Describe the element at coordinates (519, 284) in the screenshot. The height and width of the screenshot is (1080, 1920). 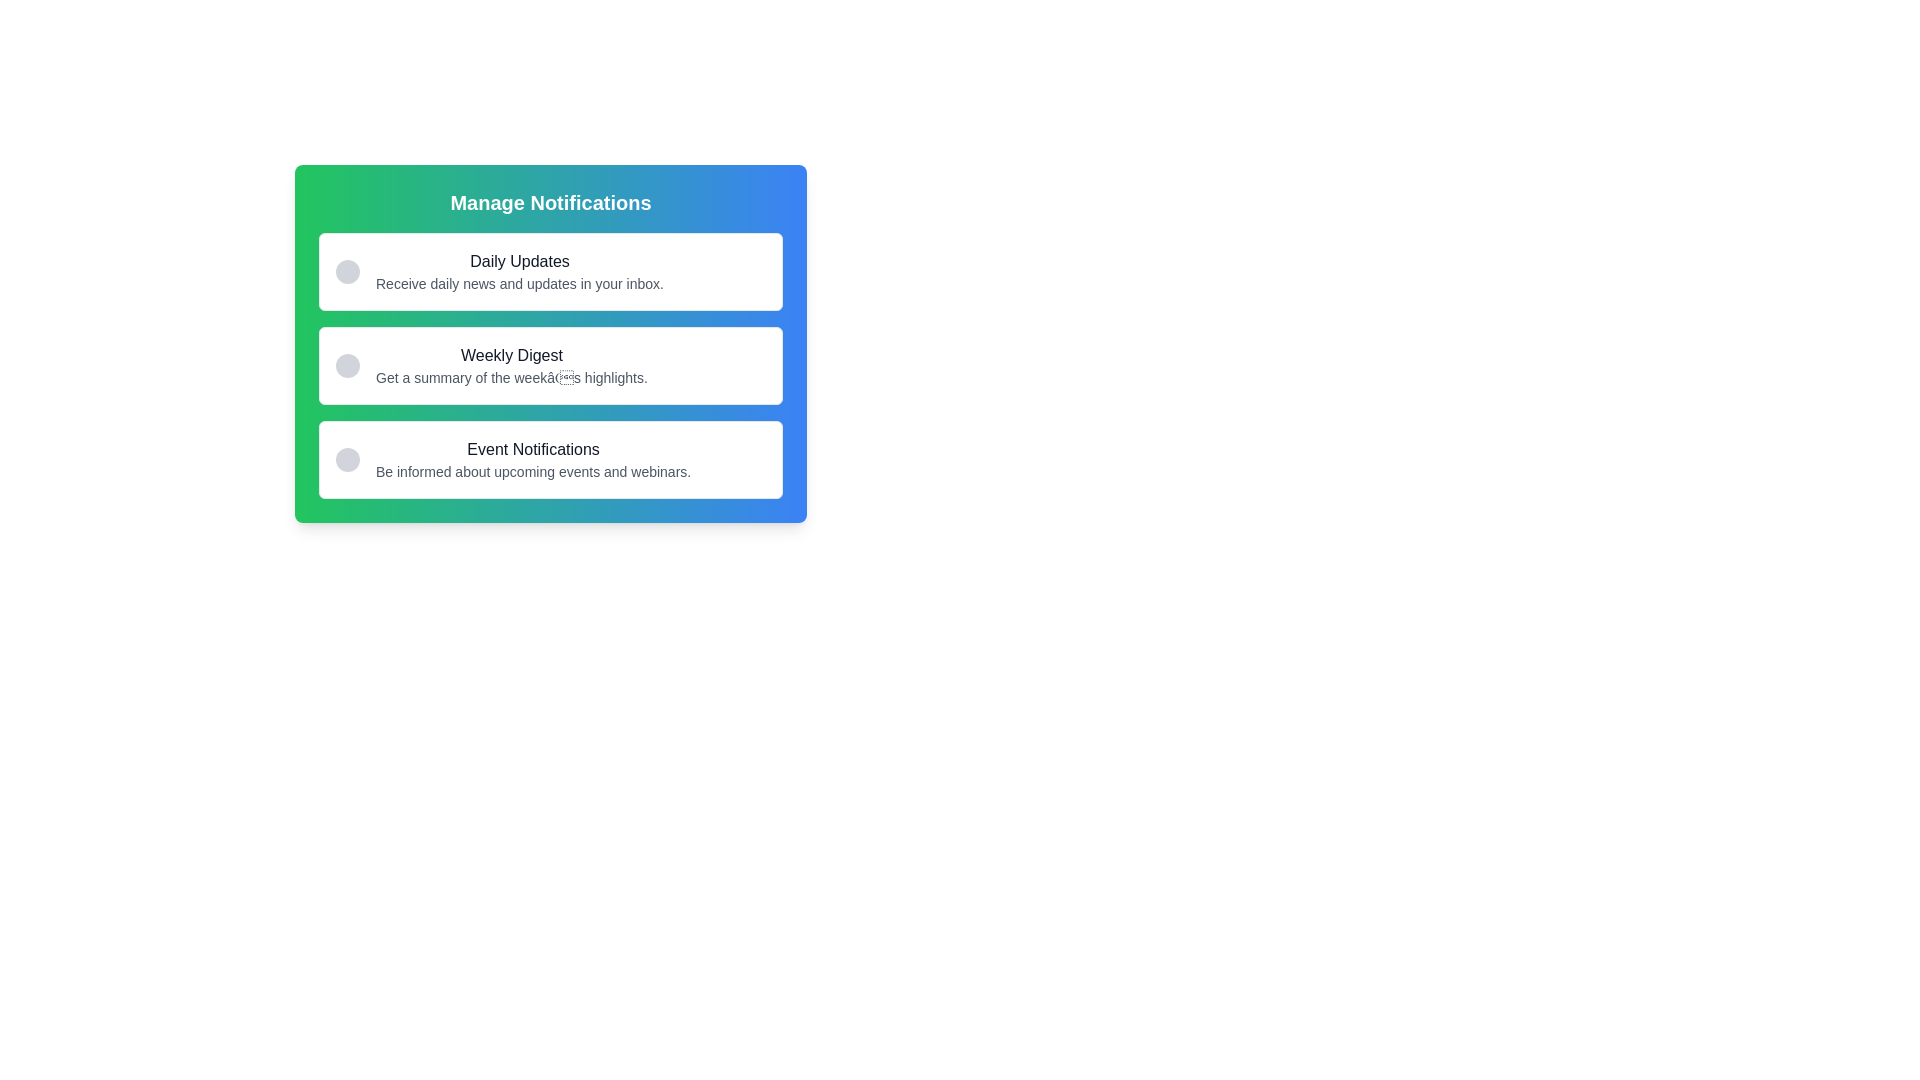
I see `informational text label that states 'Receive daily news and updates in your inbox.' located below the heading 'Daily Updates.'` at that location.